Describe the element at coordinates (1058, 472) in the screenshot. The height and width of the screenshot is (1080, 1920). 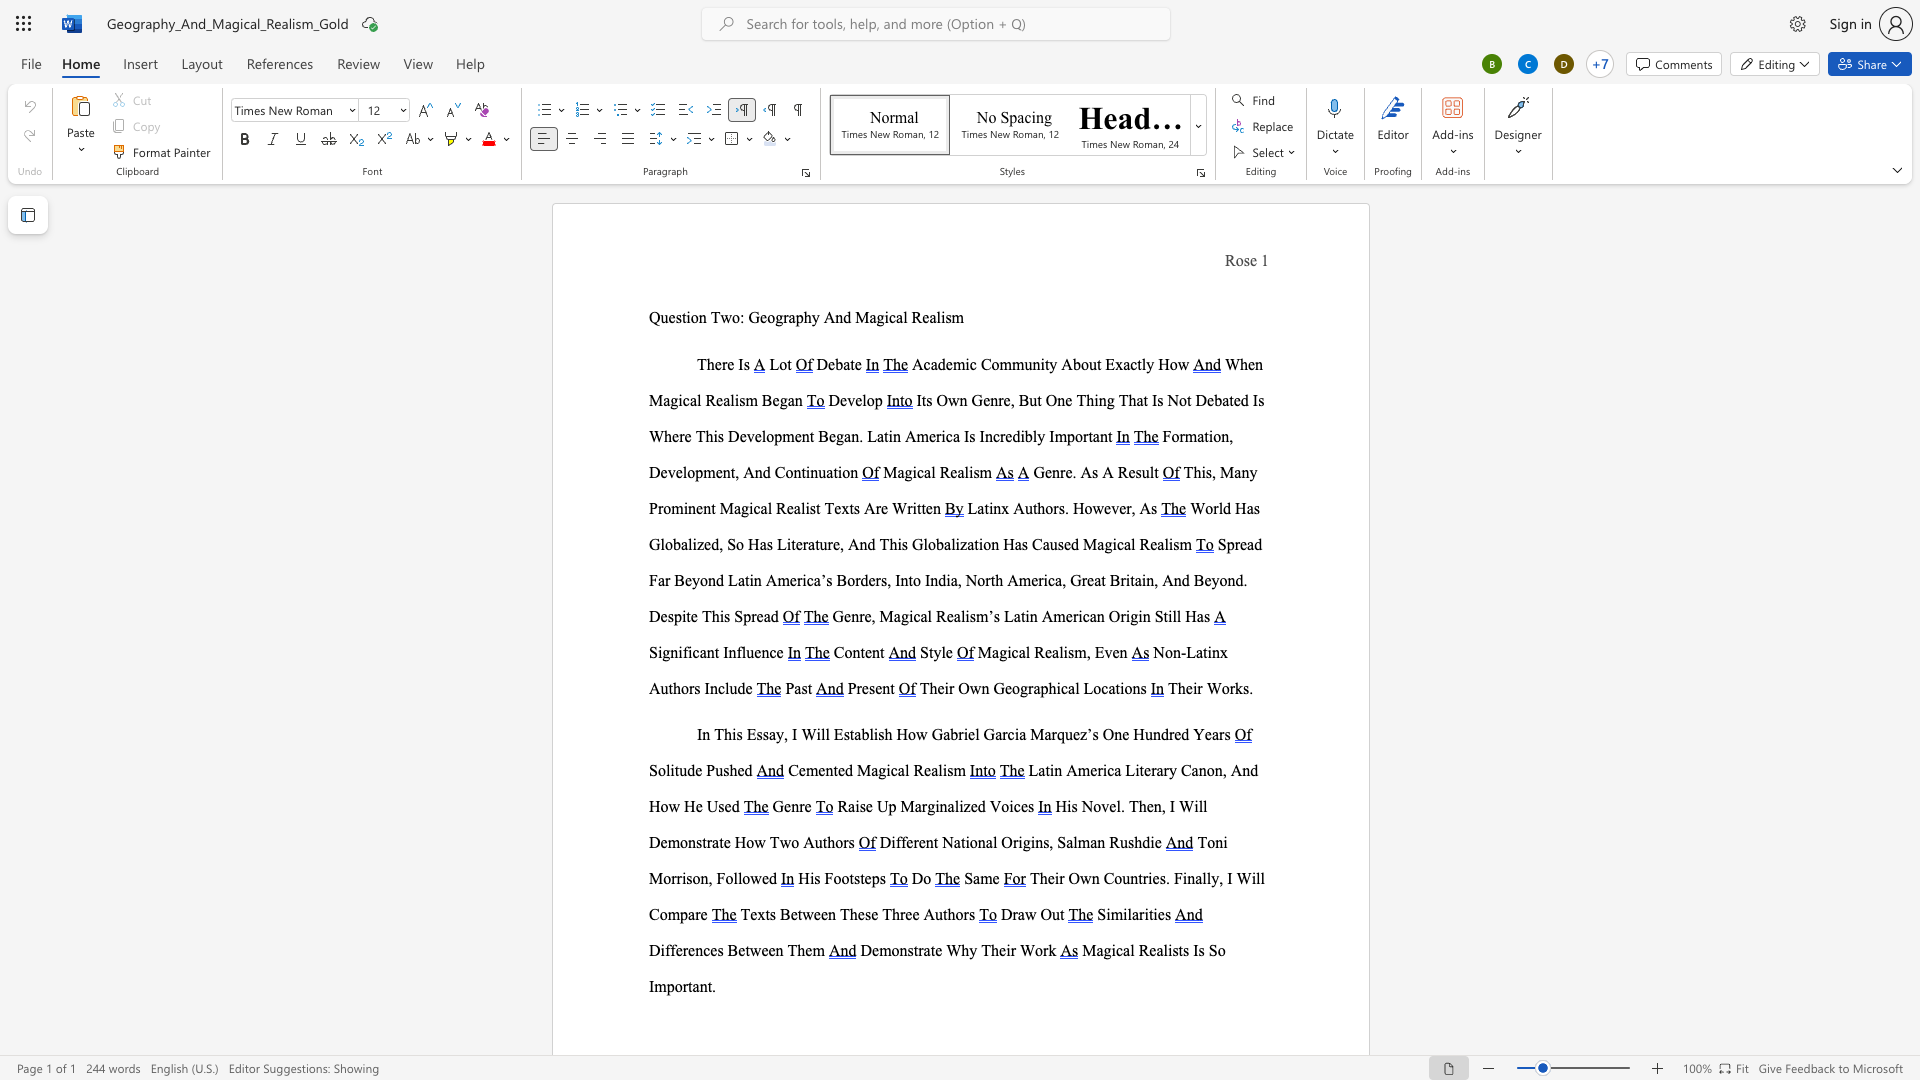
I see `the space between the continuous character "n" and "r" in the text` at that location.